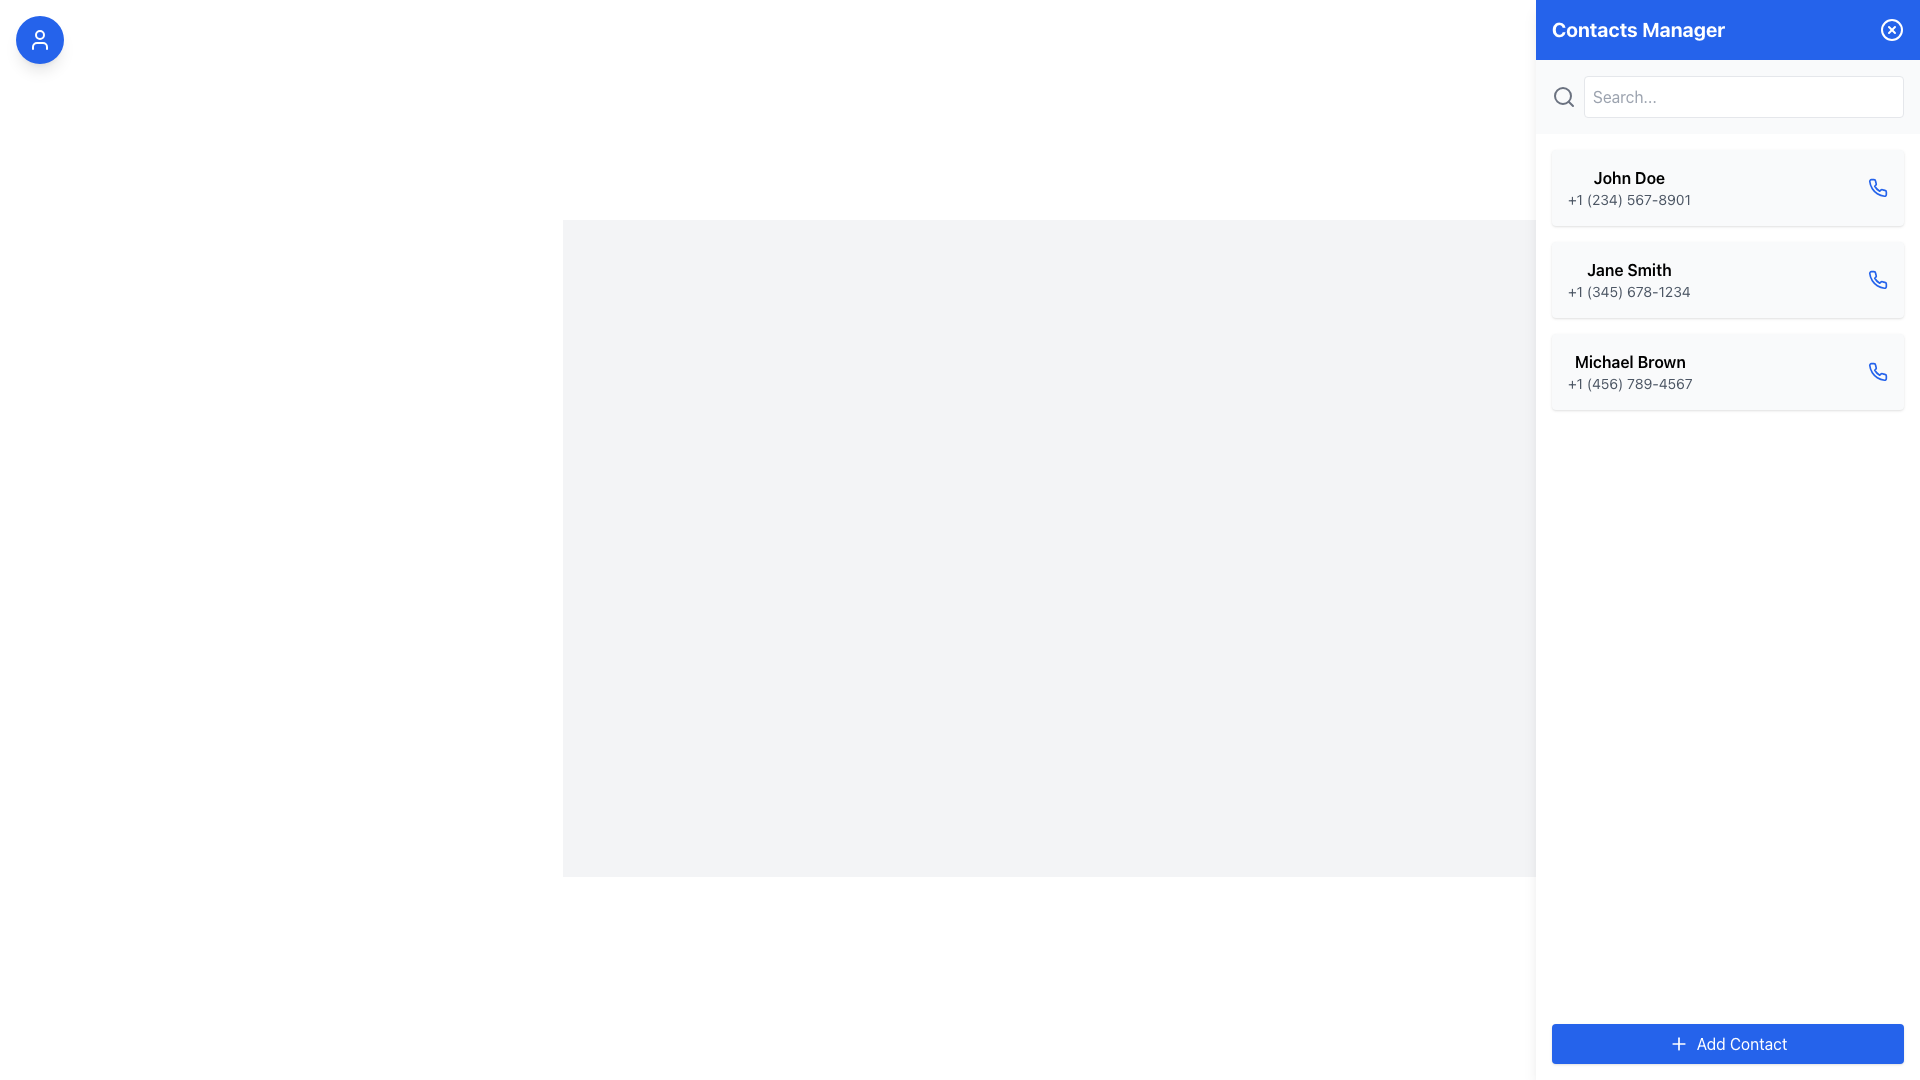 The width and height of the screenshot is (1920, 1080). Describe the element at coordinates (39, 39) in the screenshot. I see `the user settings button located in the top-left corner of the interface` at that location.